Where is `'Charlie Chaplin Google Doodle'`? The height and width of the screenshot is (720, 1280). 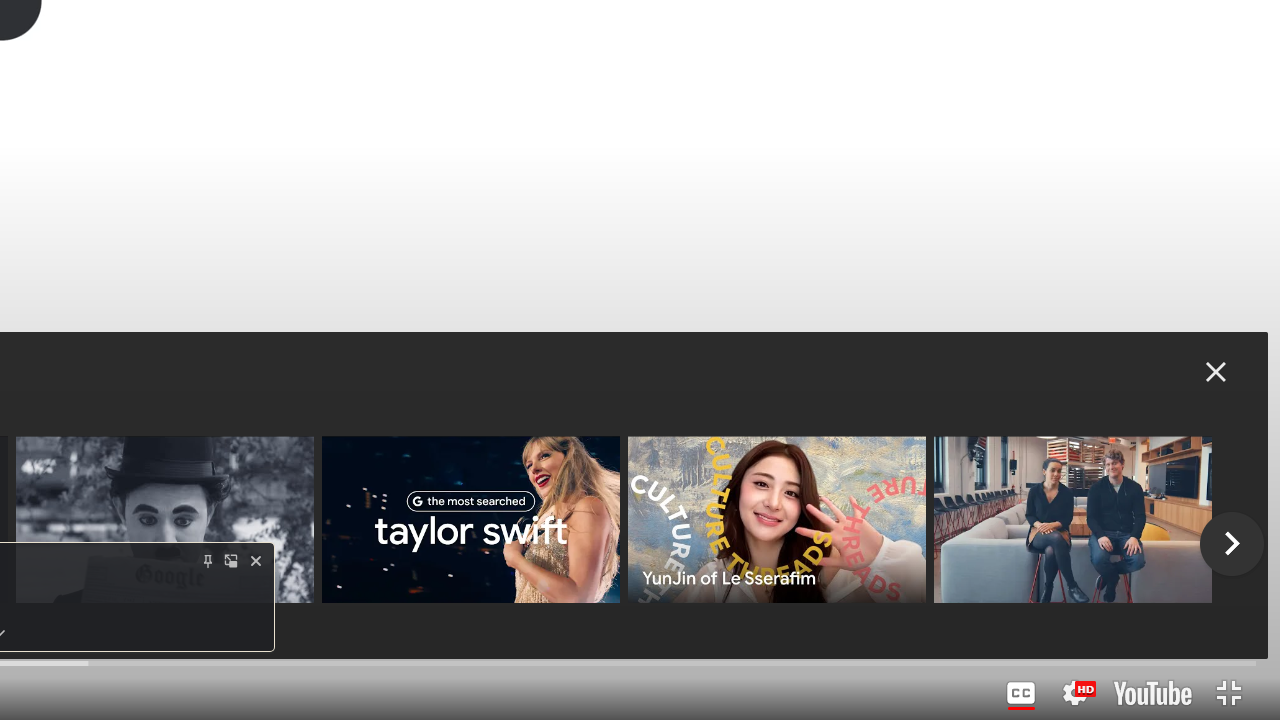
'Charlie Chaplin Google Doodle' is located at coordinates (164, 518).